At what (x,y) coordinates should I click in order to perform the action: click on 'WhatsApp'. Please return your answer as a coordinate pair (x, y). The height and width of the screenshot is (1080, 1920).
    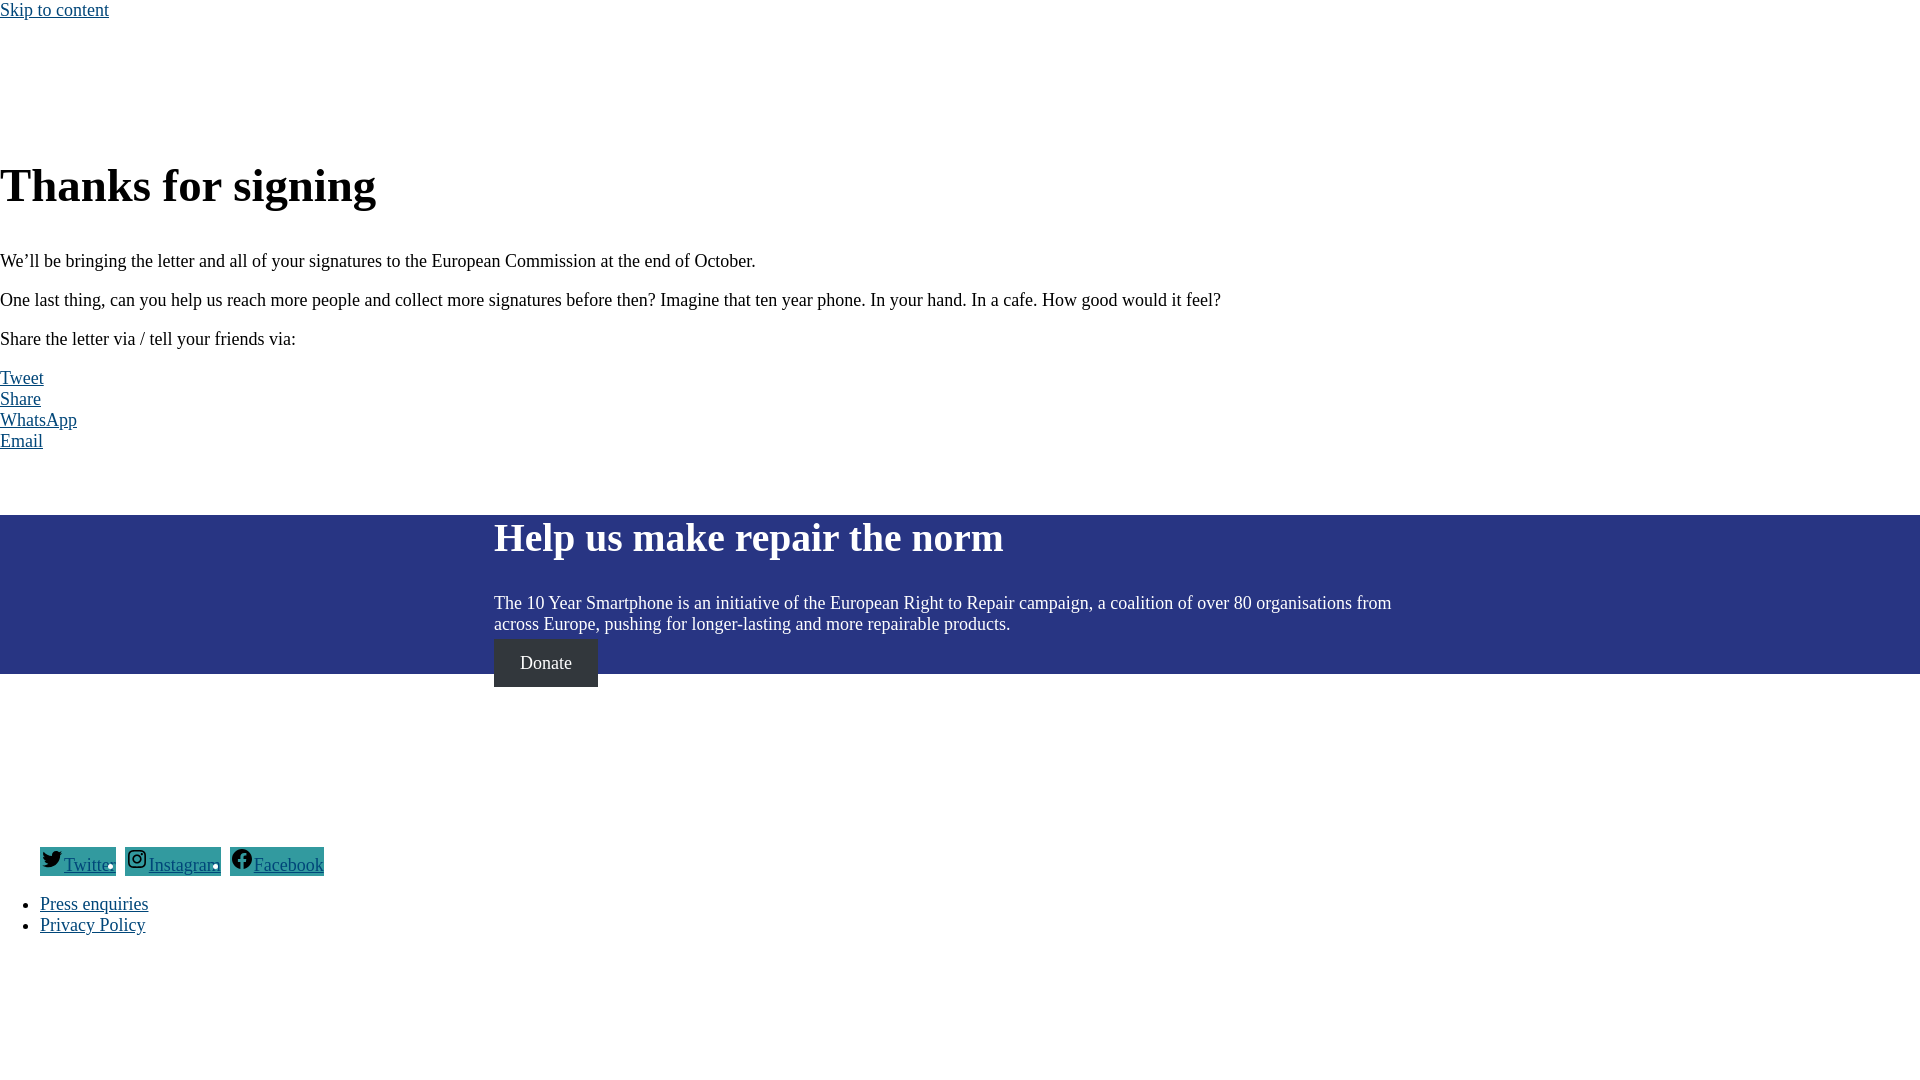
    Looking at the image, I should click on (38, 419).